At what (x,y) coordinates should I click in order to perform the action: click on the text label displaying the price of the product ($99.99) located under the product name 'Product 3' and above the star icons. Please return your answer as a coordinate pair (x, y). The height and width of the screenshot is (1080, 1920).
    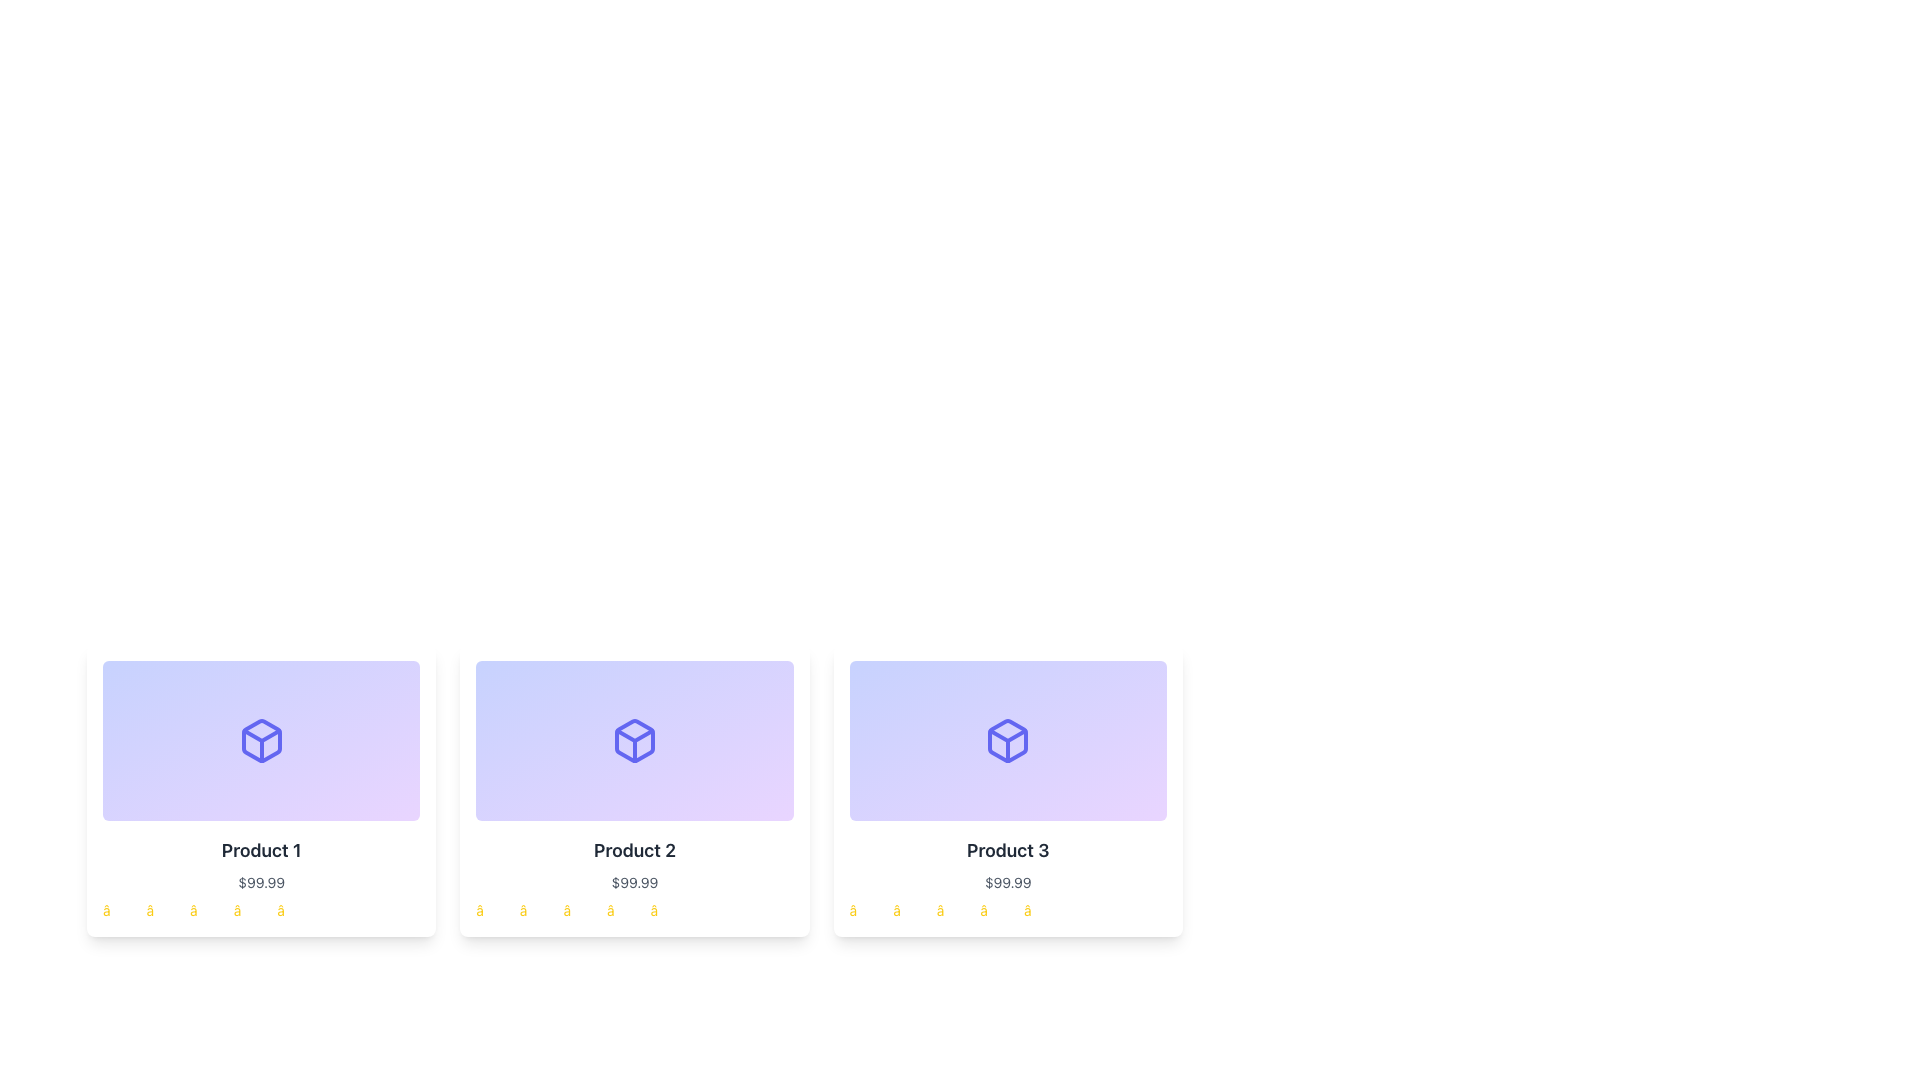
    Looking at the image, I should click on (1008, 882).